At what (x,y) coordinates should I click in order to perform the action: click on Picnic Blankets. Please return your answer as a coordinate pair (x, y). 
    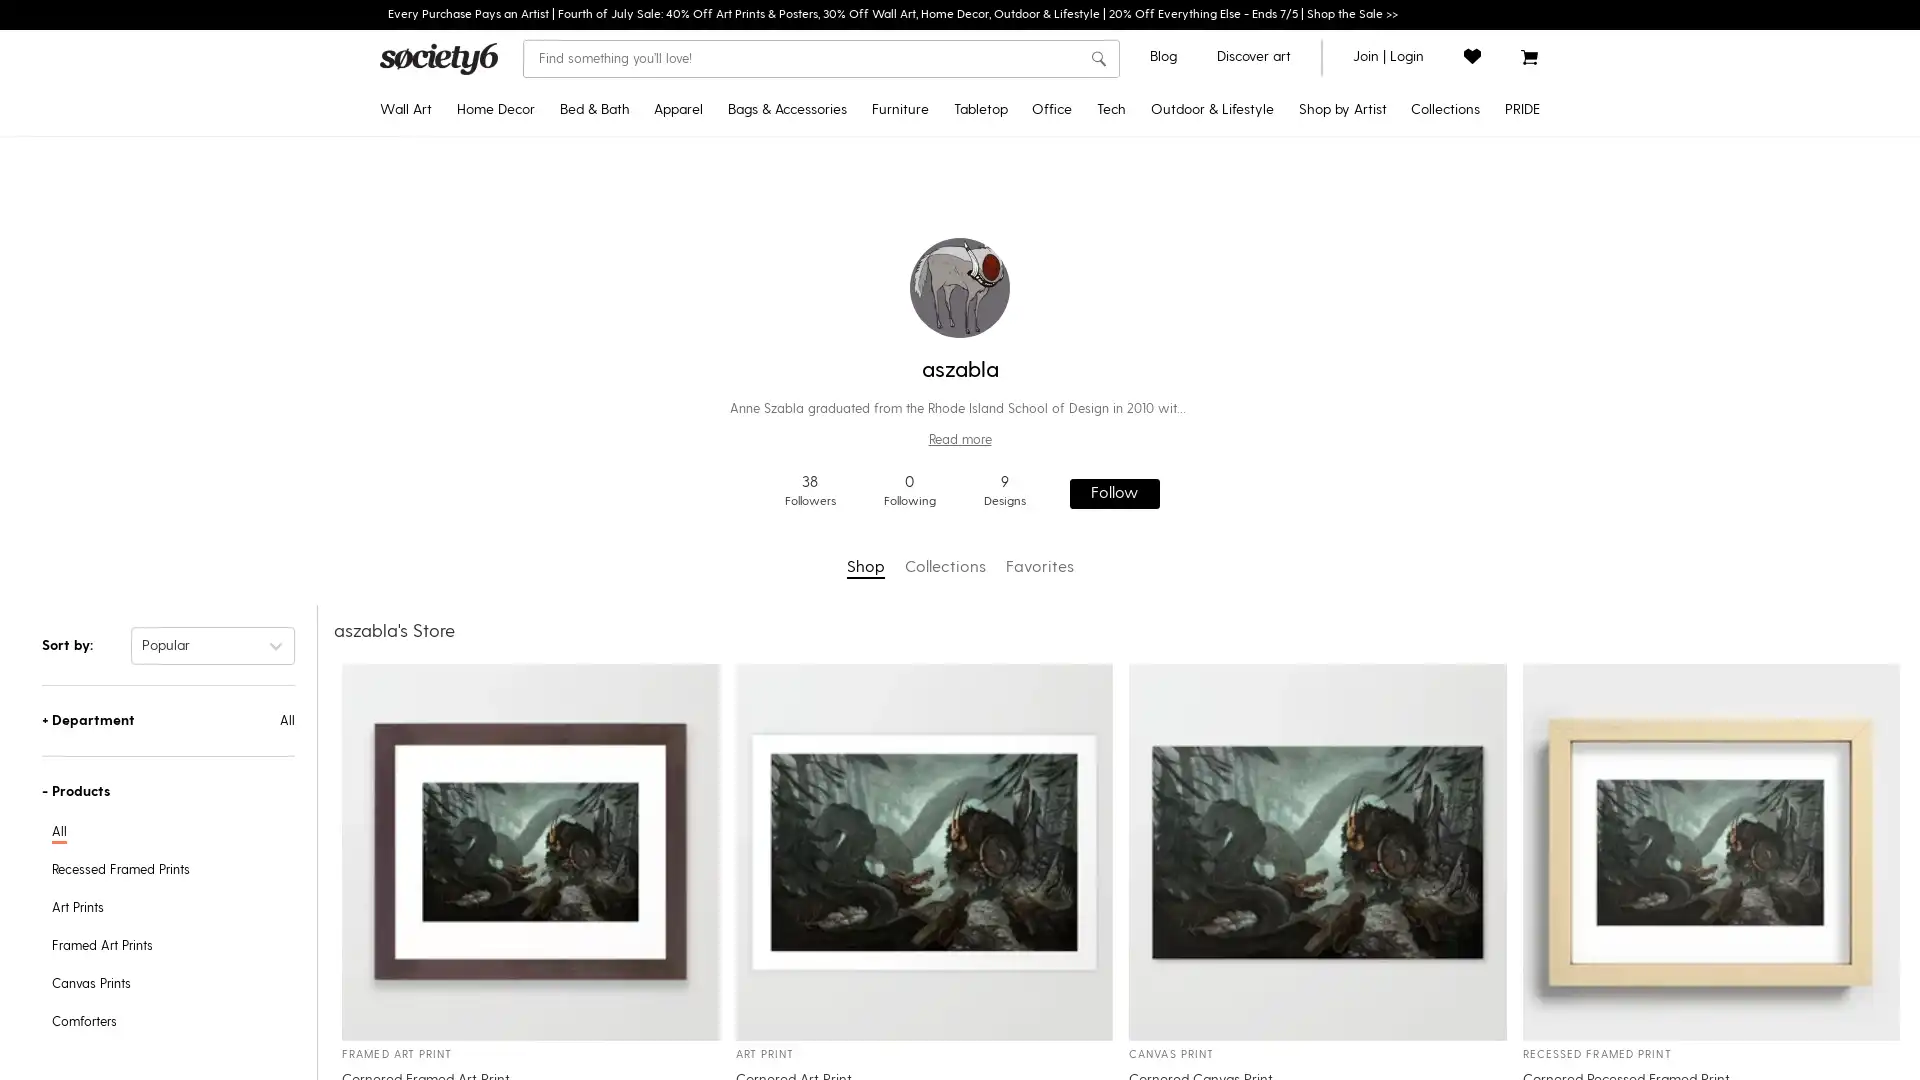
    Looking at the image, I should click on (1238, 483).